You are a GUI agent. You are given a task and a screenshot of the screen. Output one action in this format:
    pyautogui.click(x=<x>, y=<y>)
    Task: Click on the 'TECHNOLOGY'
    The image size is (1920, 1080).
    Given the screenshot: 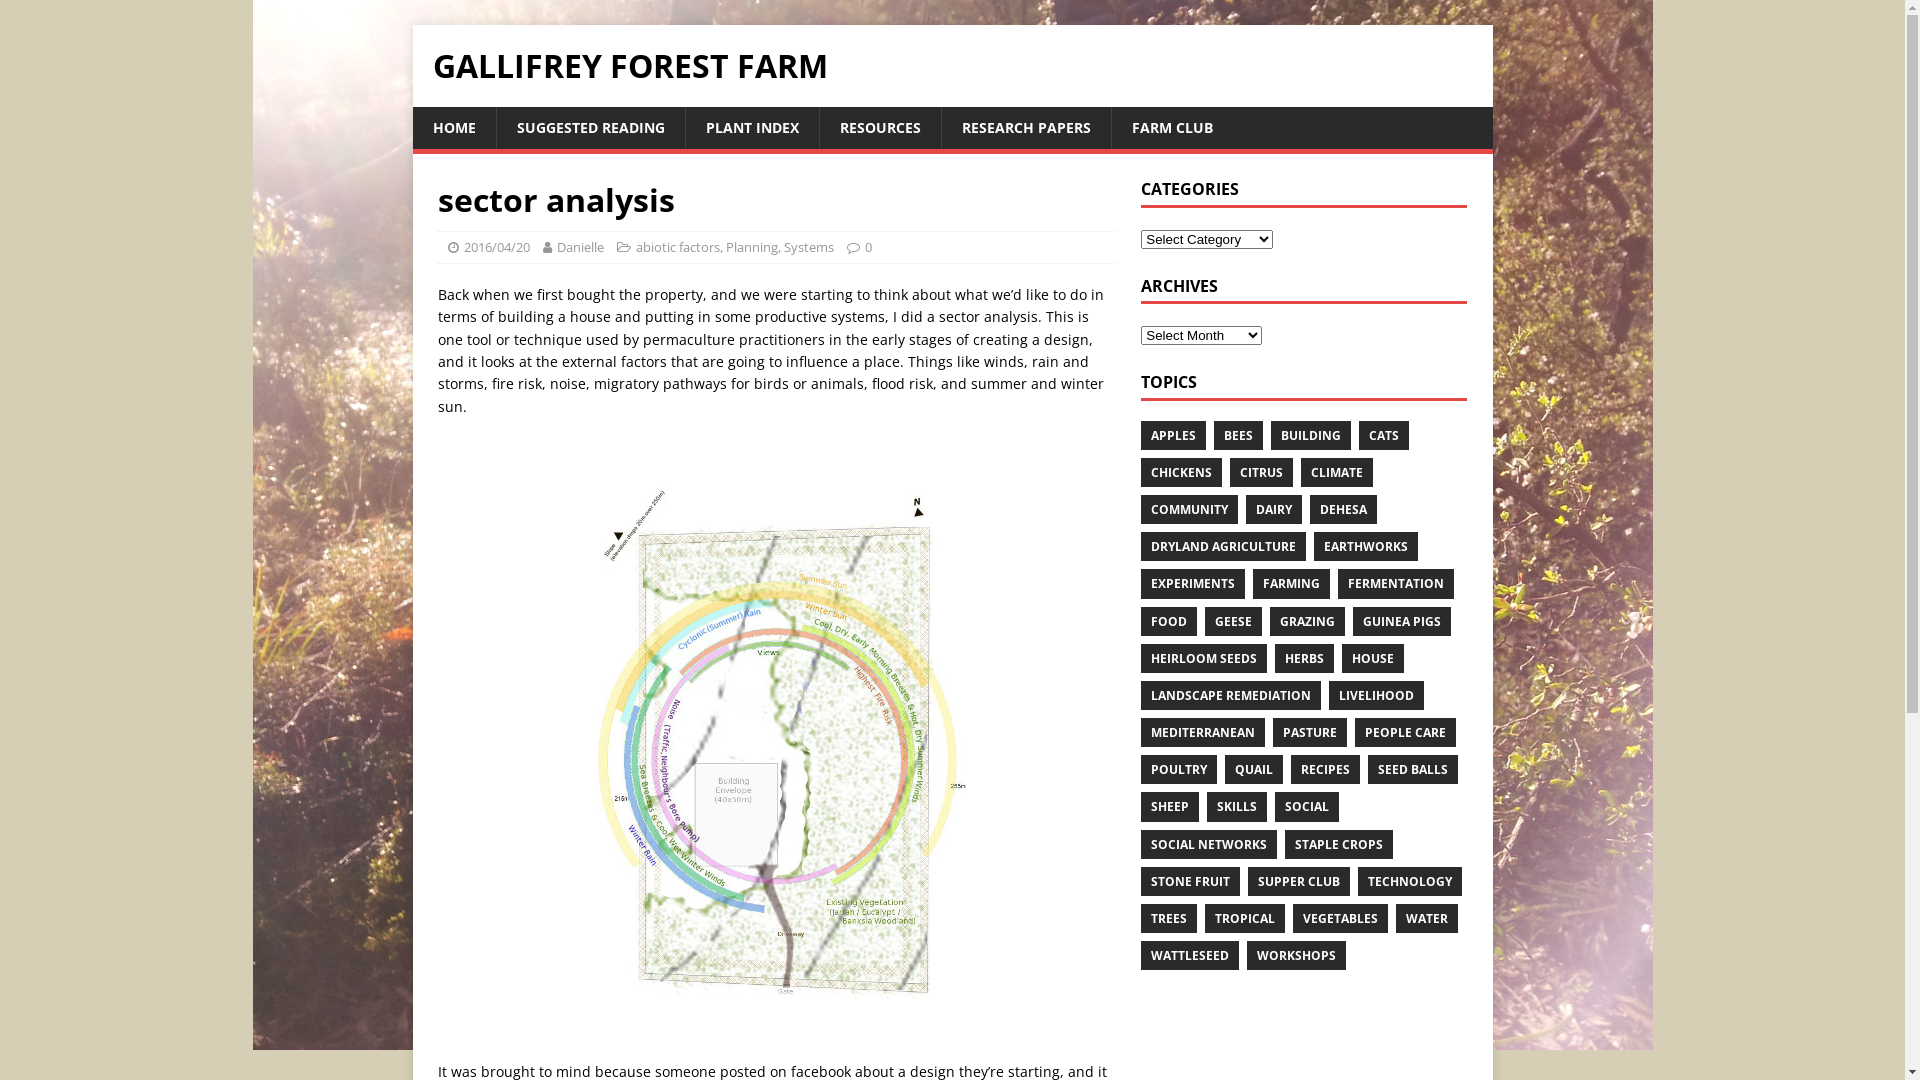 What is the action you would take?
    pyautogui.click(x=1358, y=880)
    